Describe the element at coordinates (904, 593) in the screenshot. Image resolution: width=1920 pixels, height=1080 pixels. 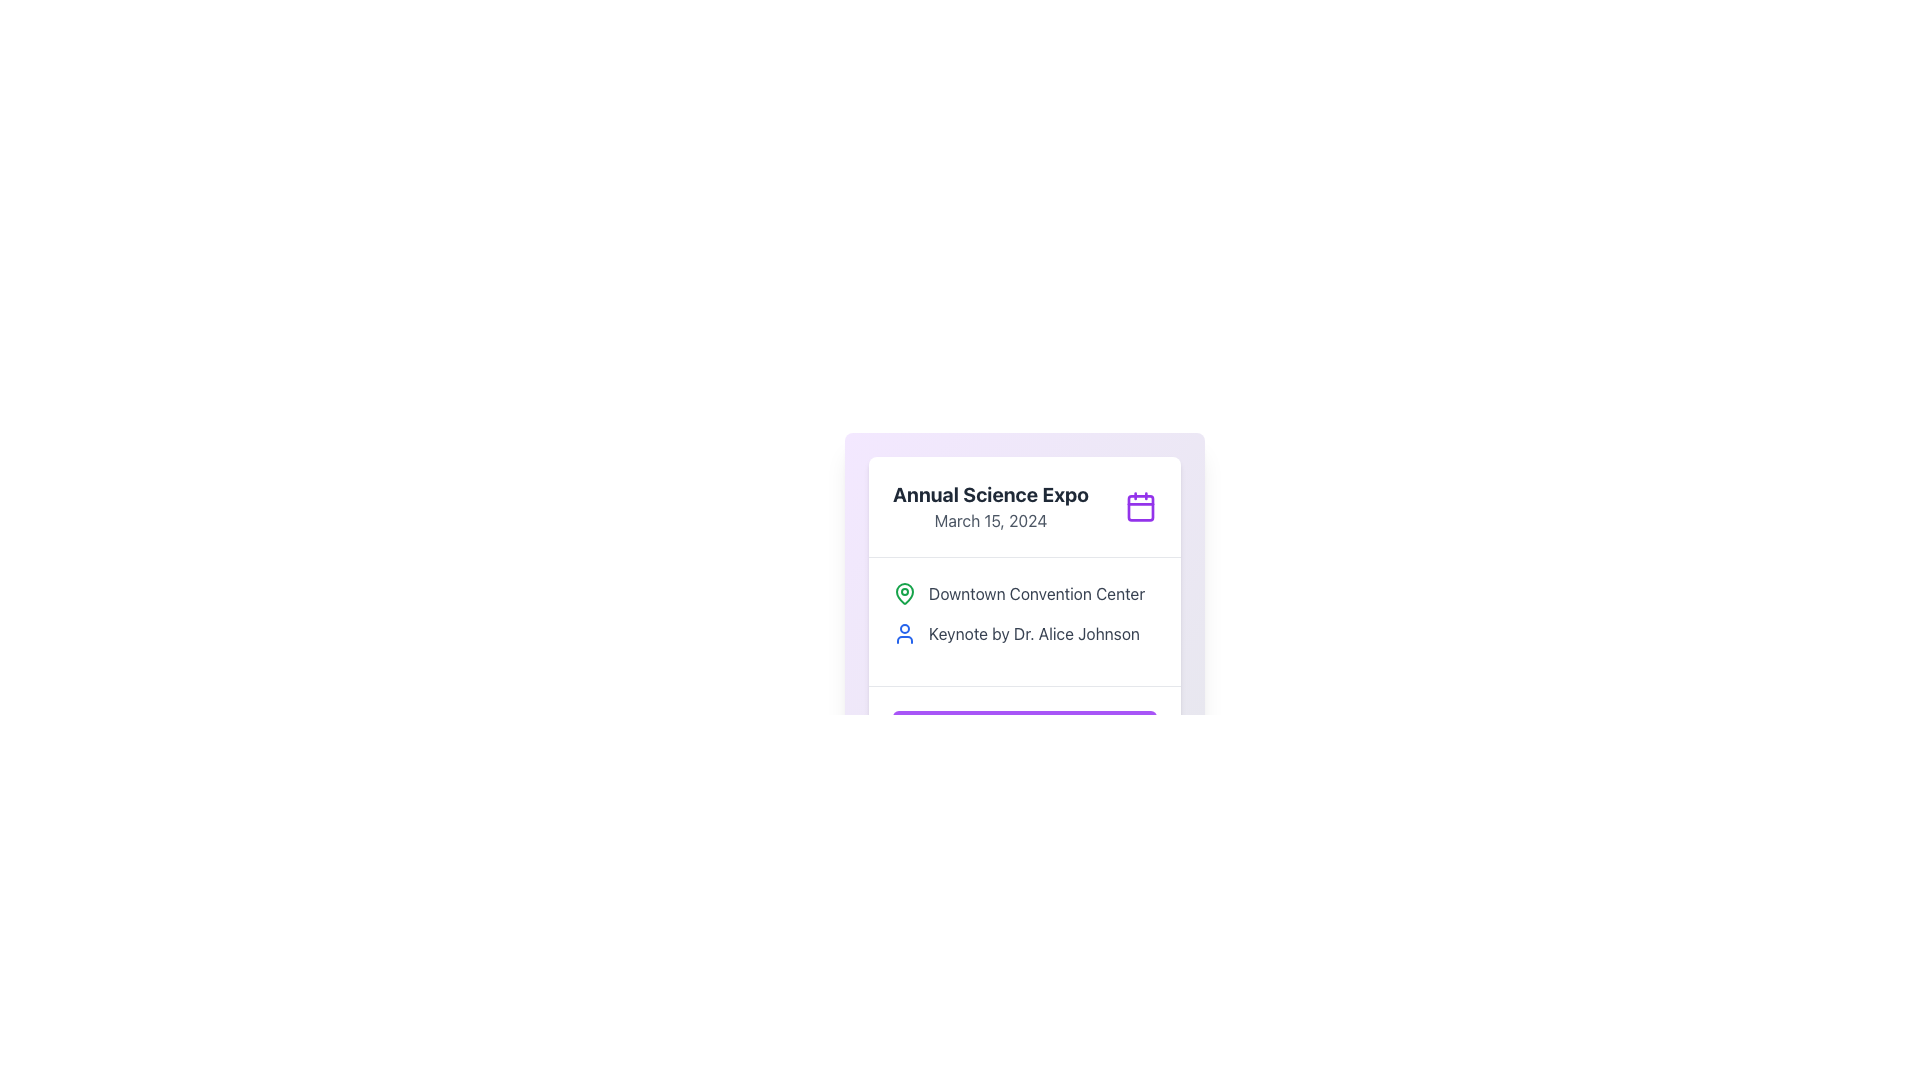
I see `the green map pin icon located to the left of the 'Downtown Convention Center' text label` at that location.